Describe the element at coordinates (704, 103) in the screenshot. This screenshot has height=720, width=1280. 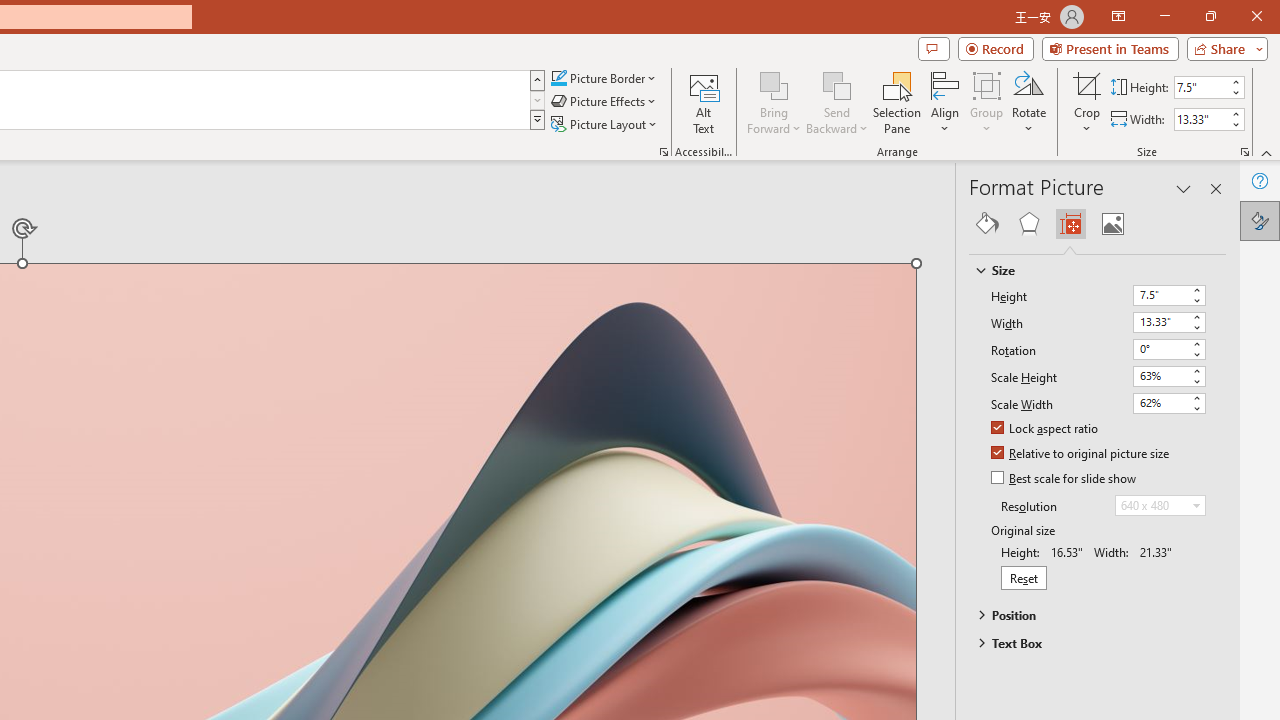
I see `'Alt Text'` at that location.